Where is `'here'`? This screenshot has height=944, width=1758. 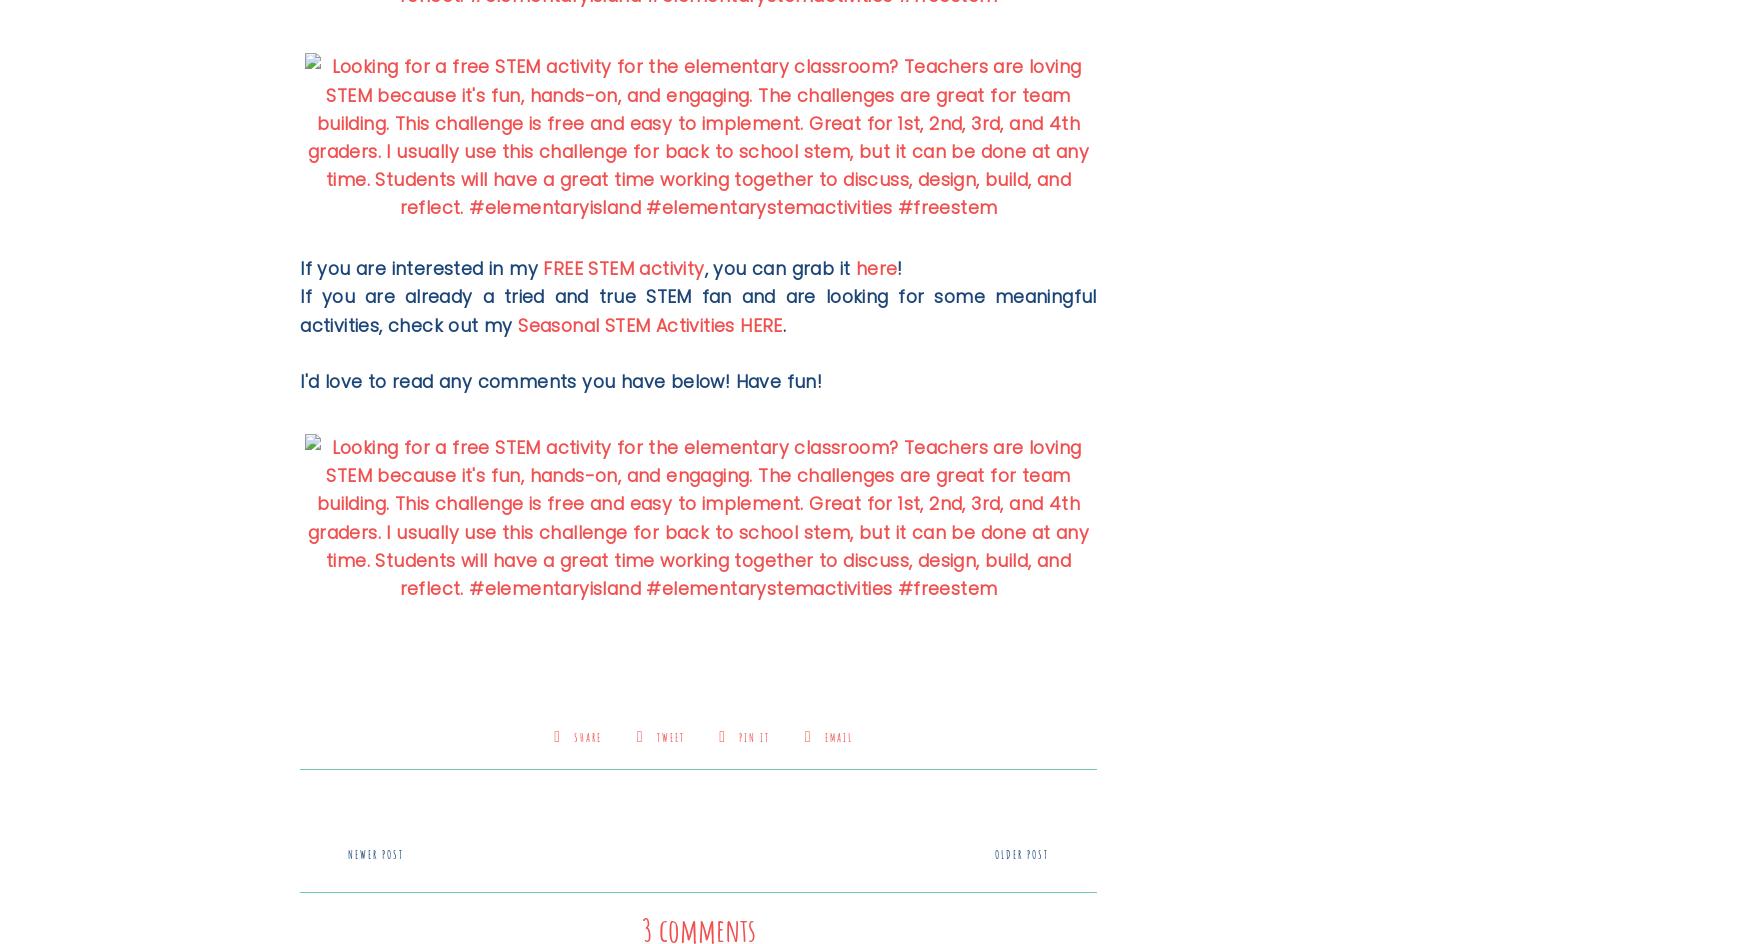 'here' is located at coordinates (875, 269).